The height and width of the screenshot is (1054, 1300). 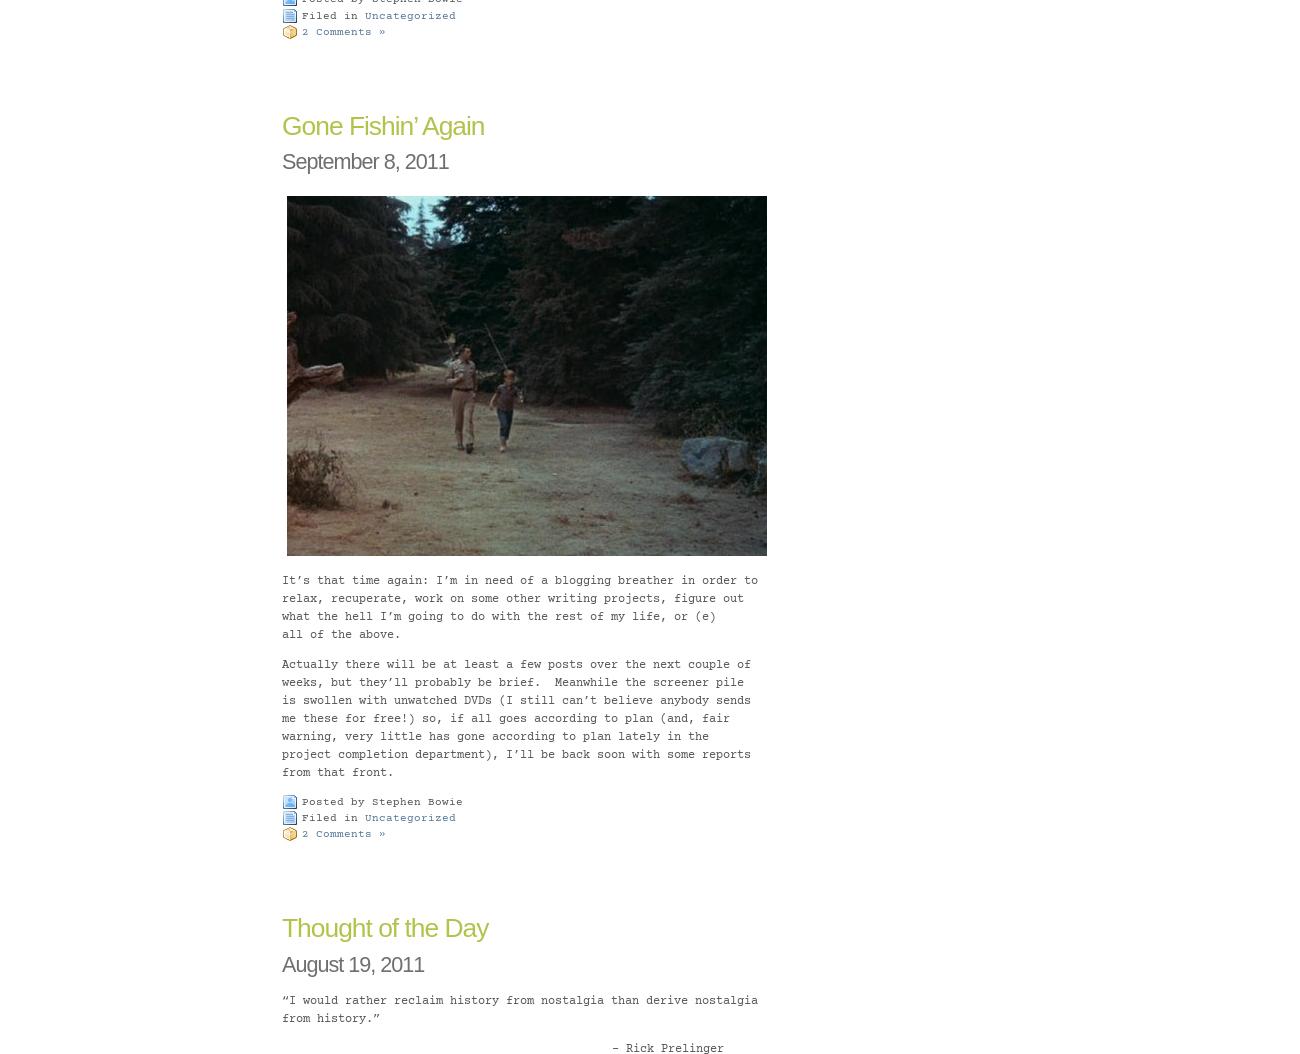 What do you see at coordinates (382, 800) in the screenshot?
I see `'Posted by Stephen Bowie'` at bounding box center [382, 800].